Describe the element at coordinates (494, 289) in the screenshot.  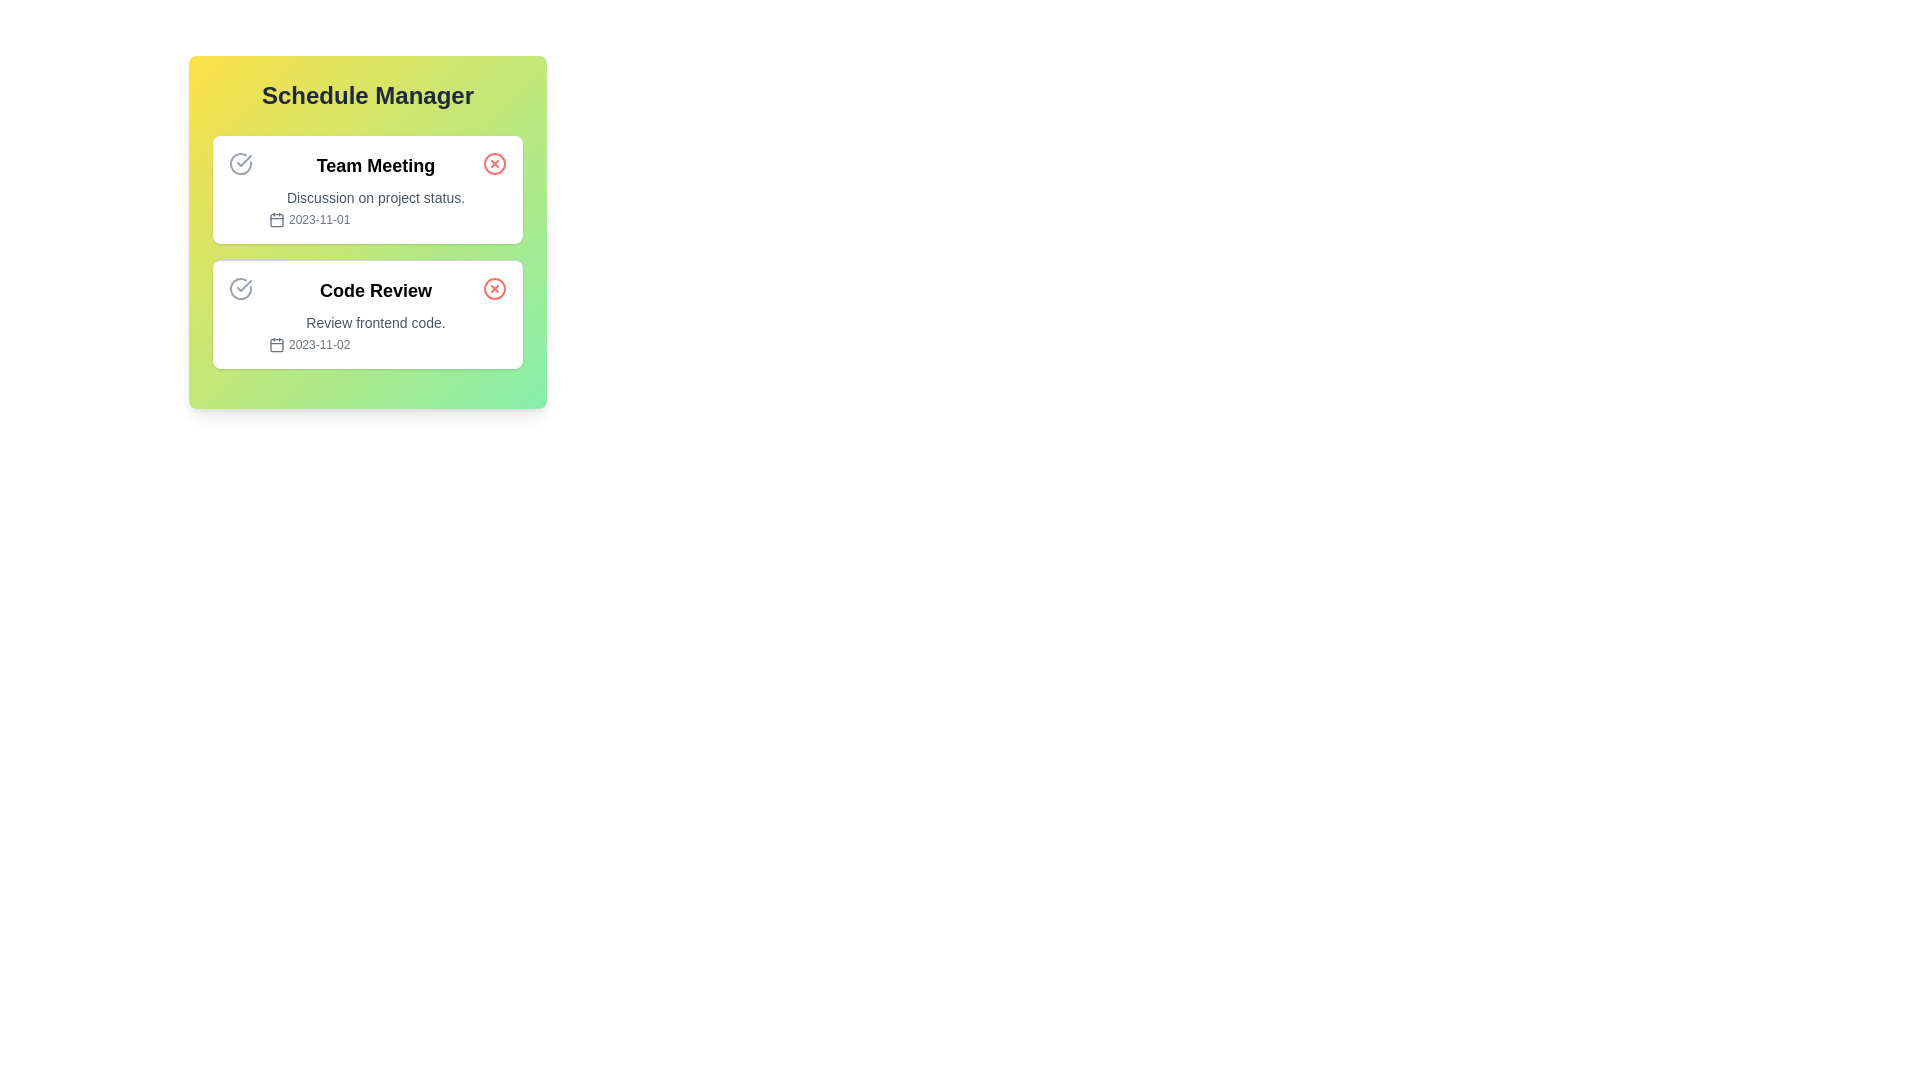
I see `the close (X) icon with a circular outline located to the far right of the 'Code Review' card in the 'Schedule Manager' section` at that location.